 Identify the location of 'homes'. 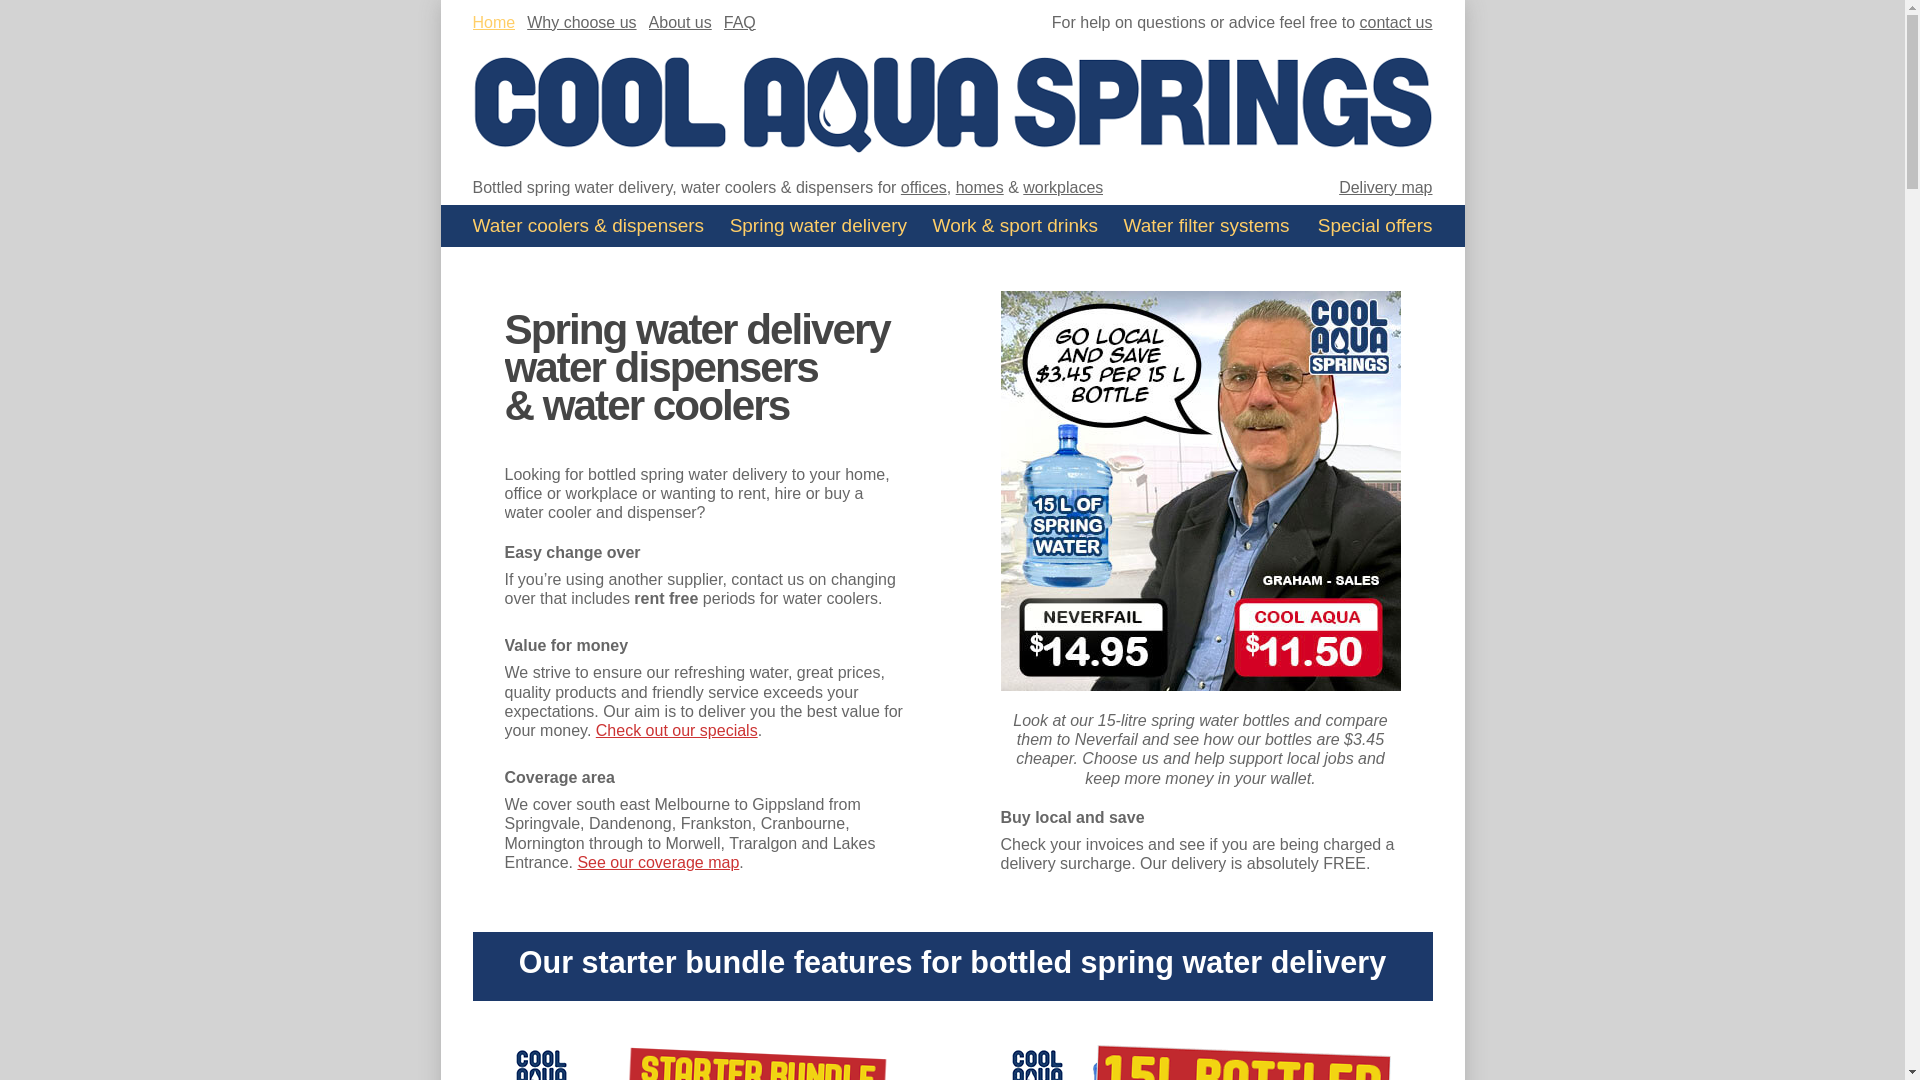
(979, 186).